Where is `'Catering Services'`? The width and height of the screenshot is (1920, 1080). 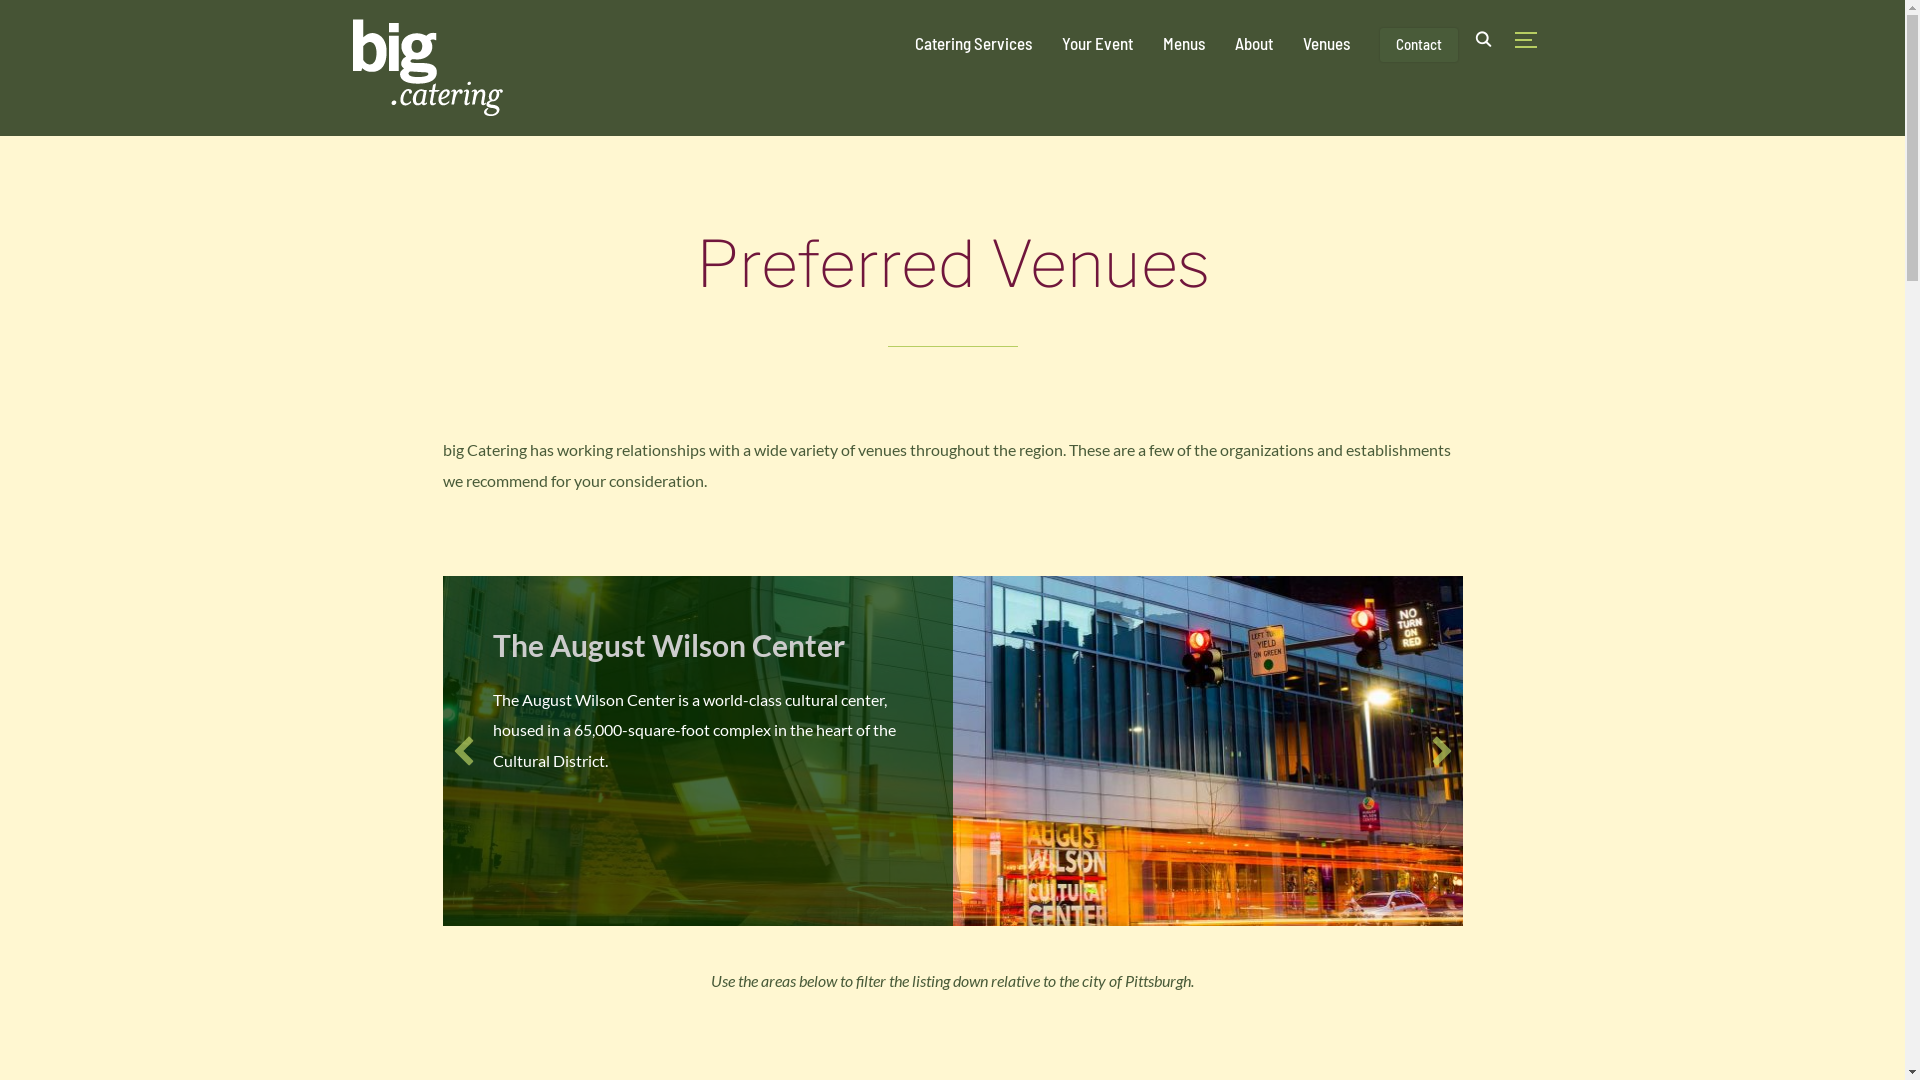 'Catering Services' is located at coordinates (972, 42).